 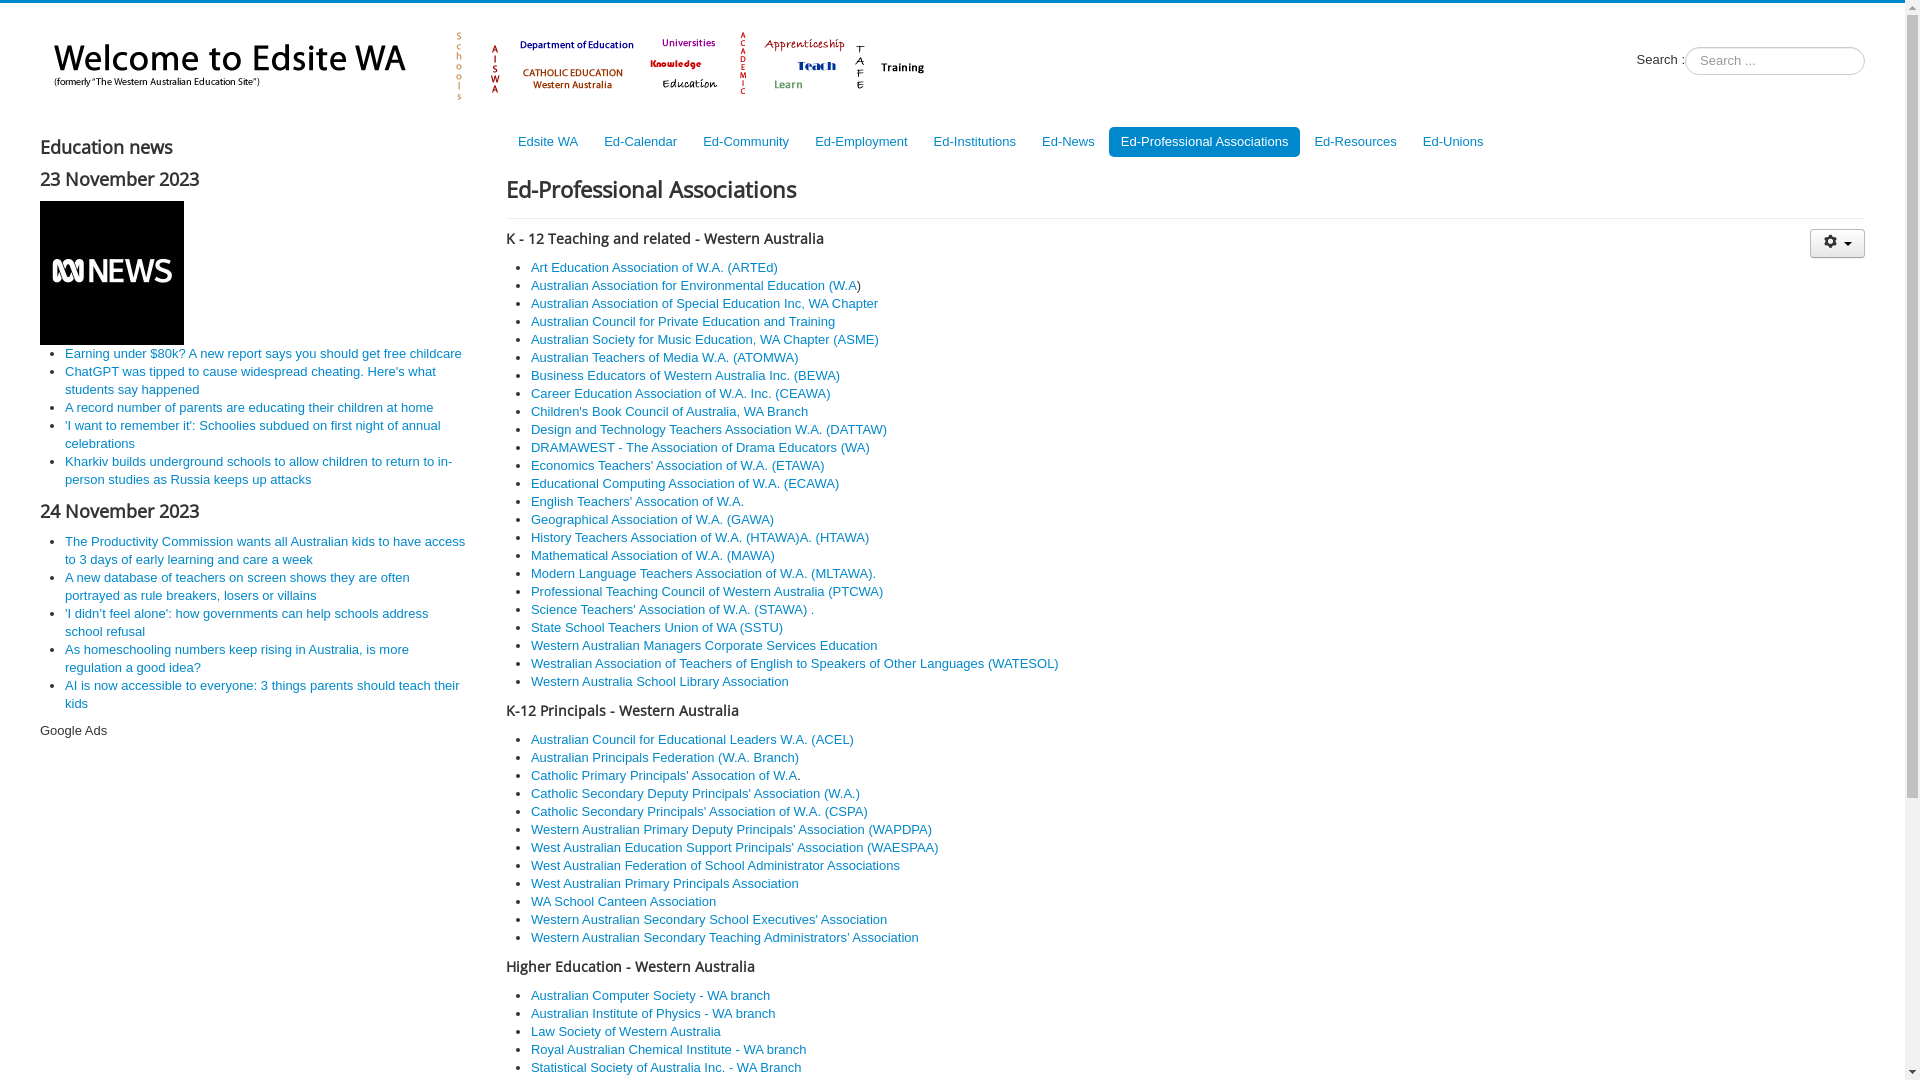 What do you see at coordinates (666, 1066) in the screenshot?
I see `'Statistical Society of Australia Inc. - WA Branch'` at bounding box center [666, 1066].